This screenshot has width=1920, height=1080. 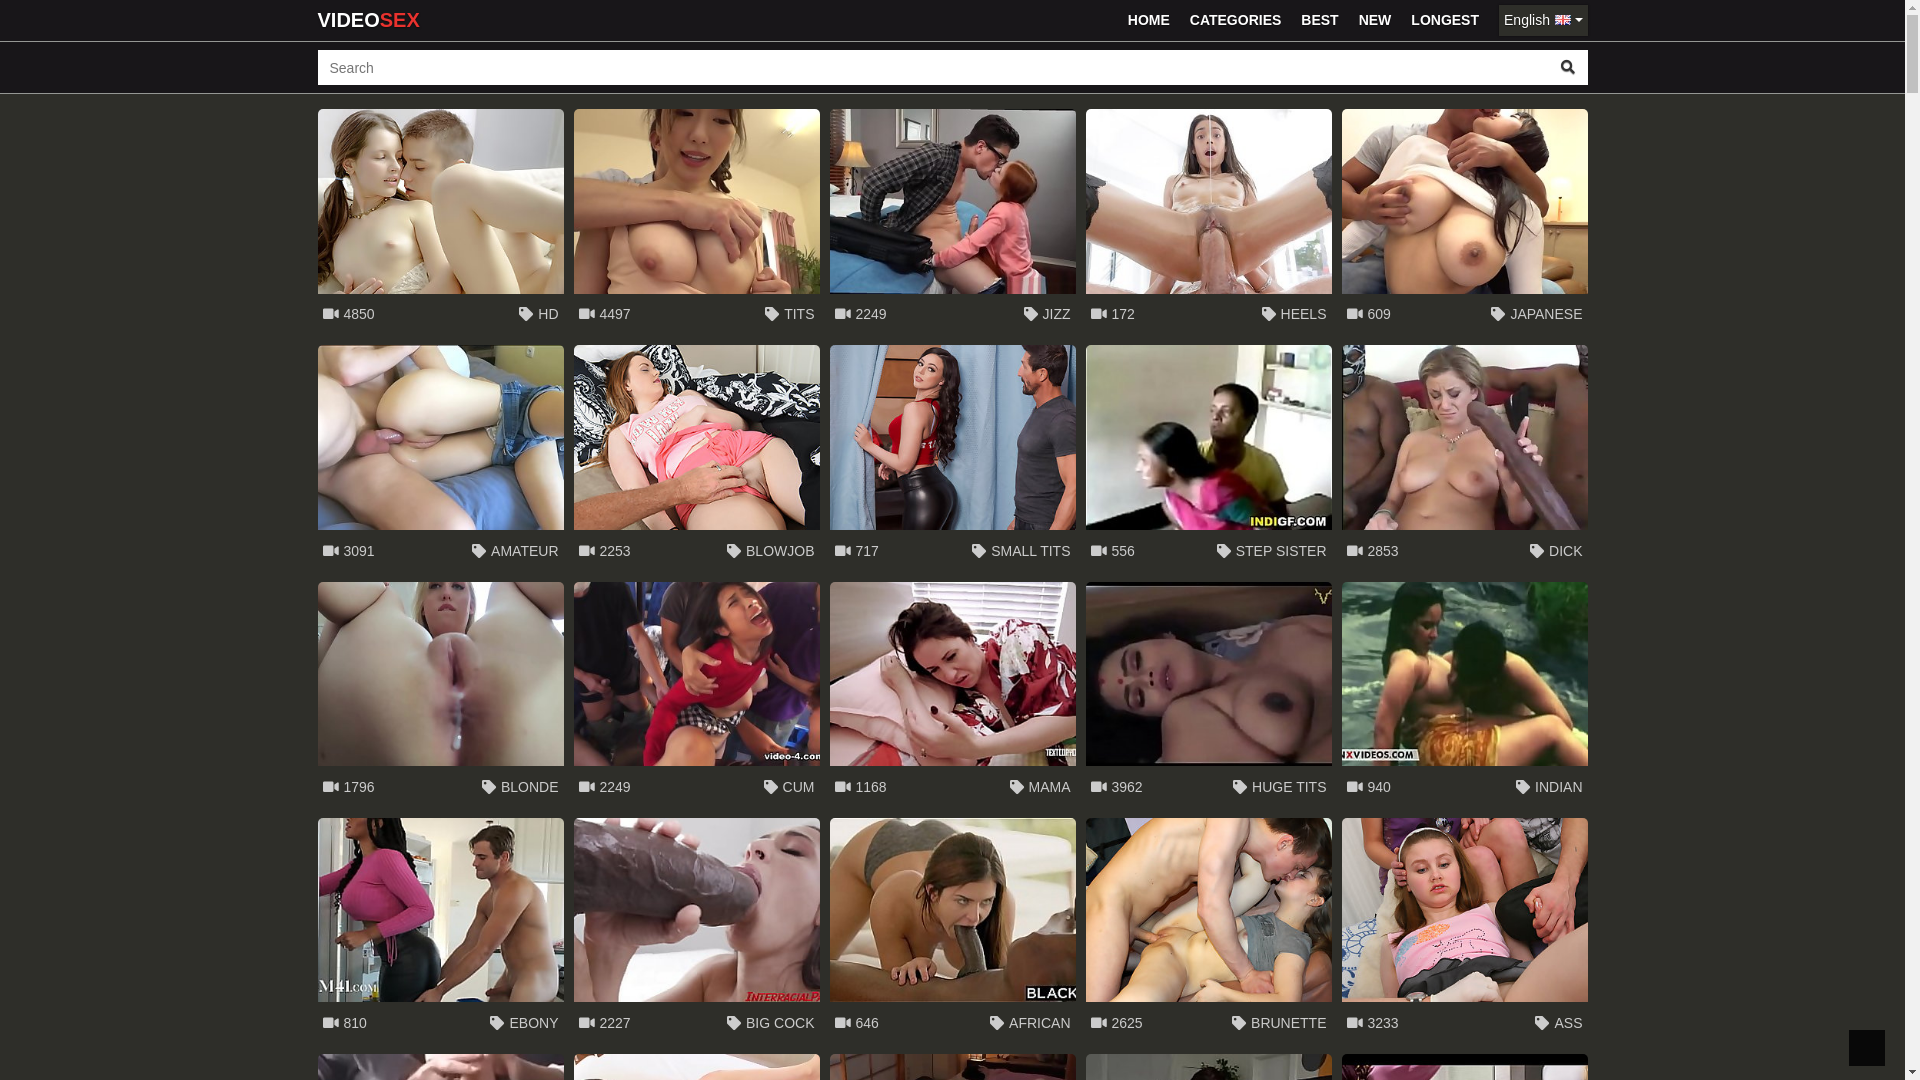 What do you see at coordinates (1148, 20) in the screenshot?
I see `'HOME'` at bounding box center [1148, 20].